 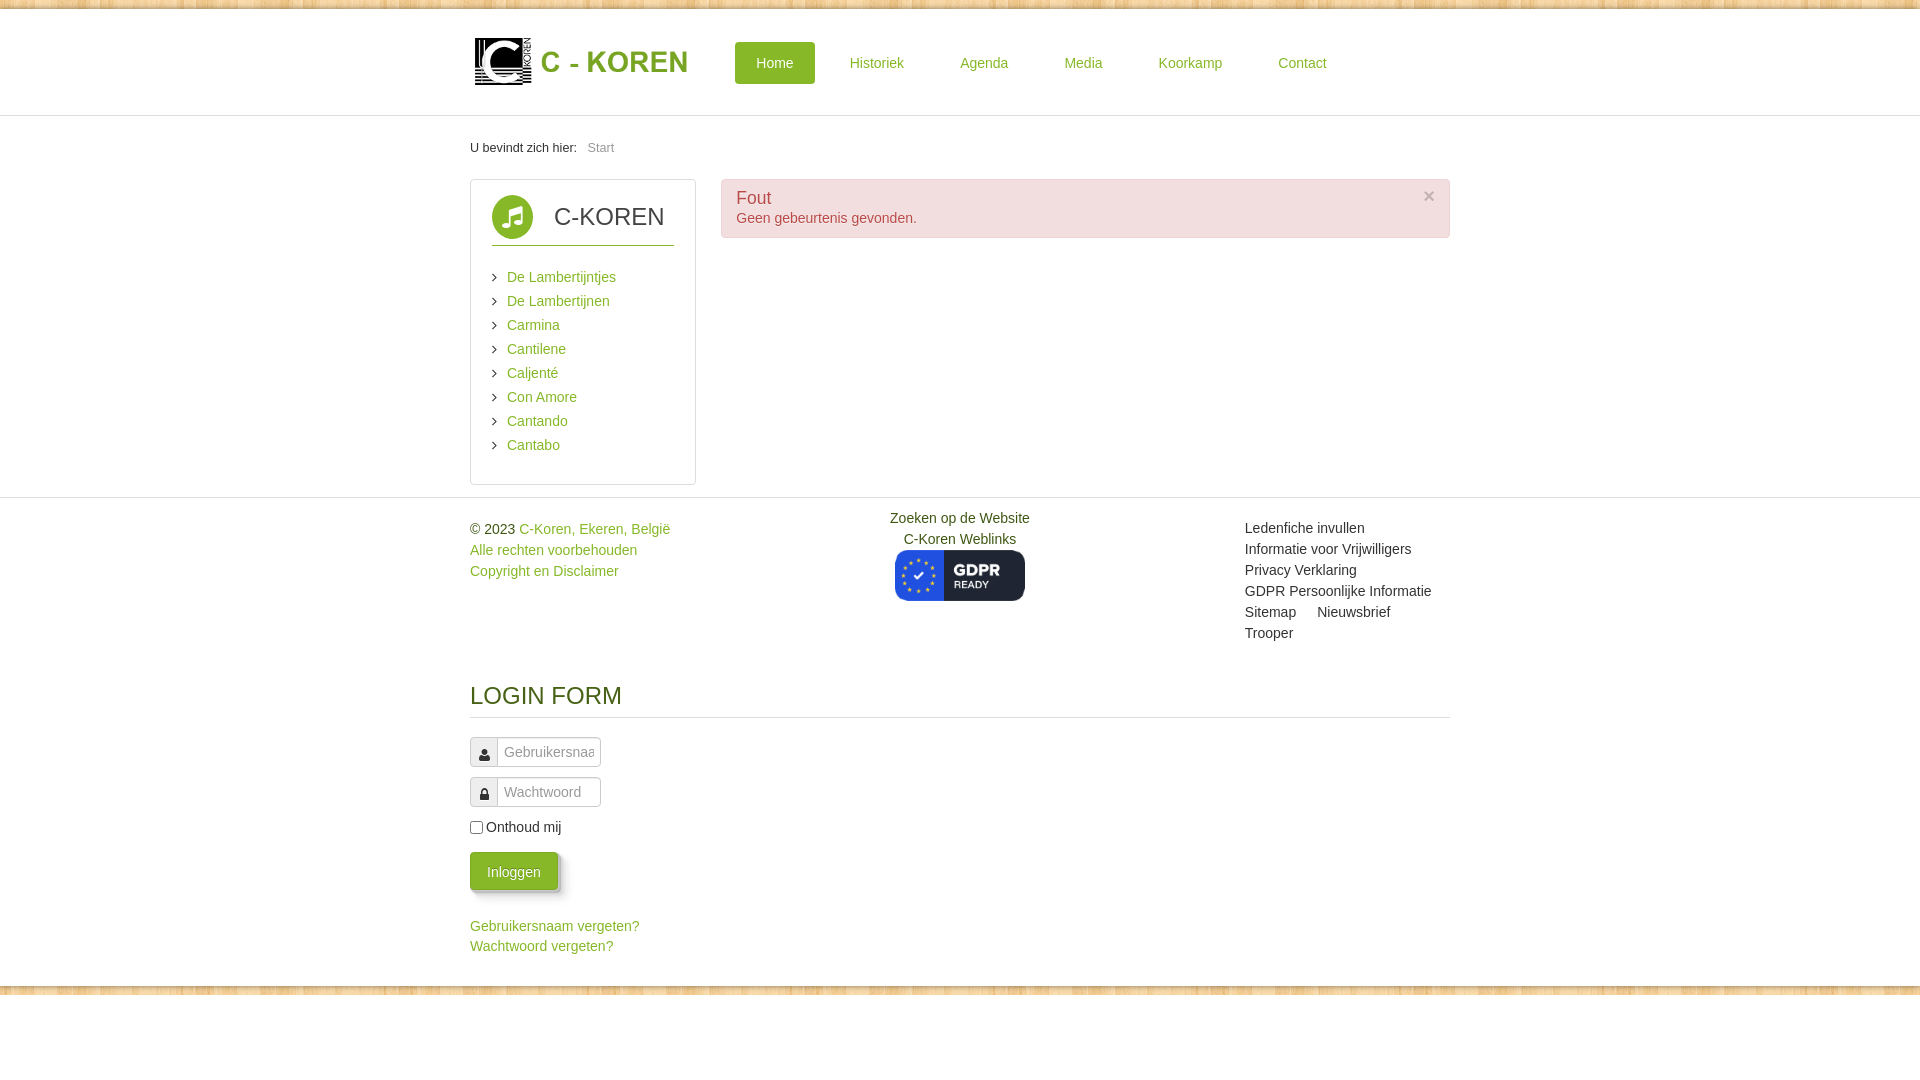 I want to click on 'C-Koren Weblinks', so click(x=960, y=556).